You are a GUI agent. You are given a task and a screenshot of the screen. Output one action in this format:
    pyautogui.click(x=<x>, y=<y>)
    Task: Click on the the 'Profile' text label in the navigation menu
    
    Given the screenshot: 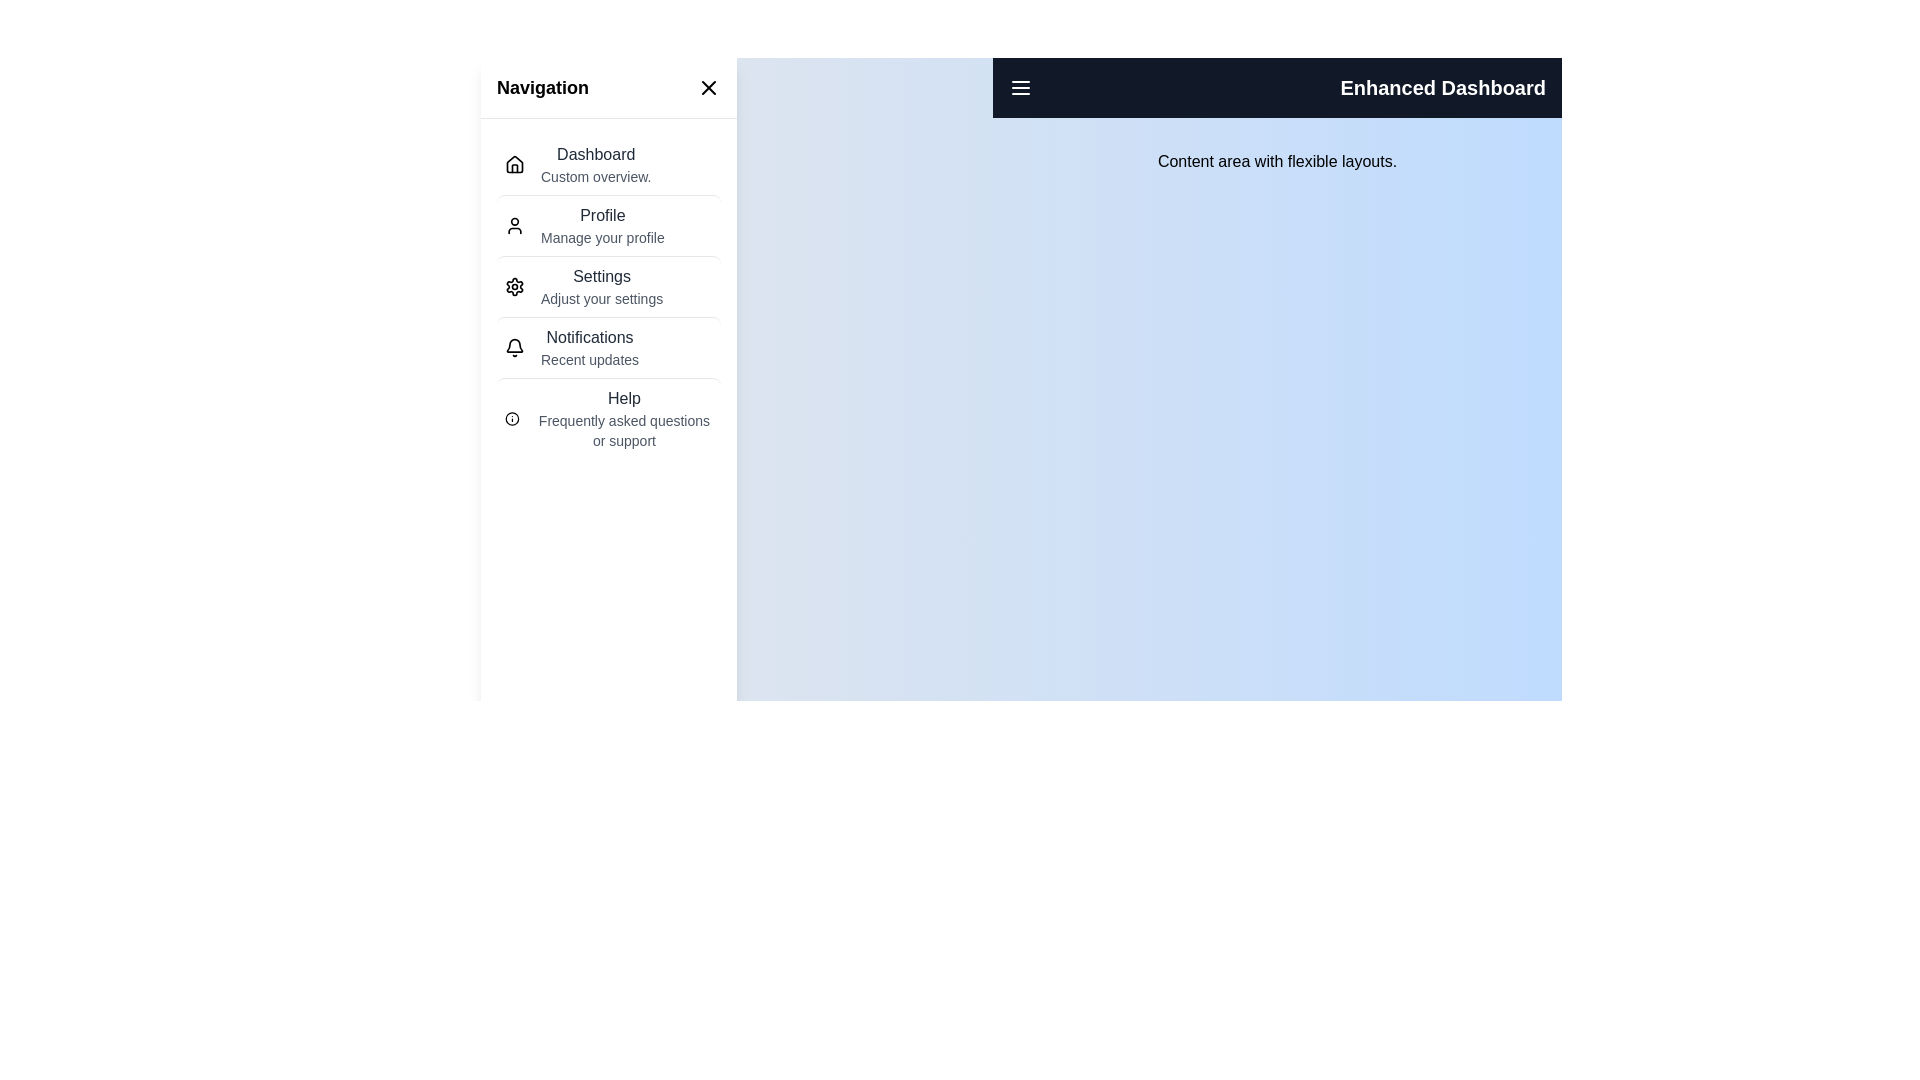 What is the action you would take?
    pyautogui.click(x=601, y=225)
    